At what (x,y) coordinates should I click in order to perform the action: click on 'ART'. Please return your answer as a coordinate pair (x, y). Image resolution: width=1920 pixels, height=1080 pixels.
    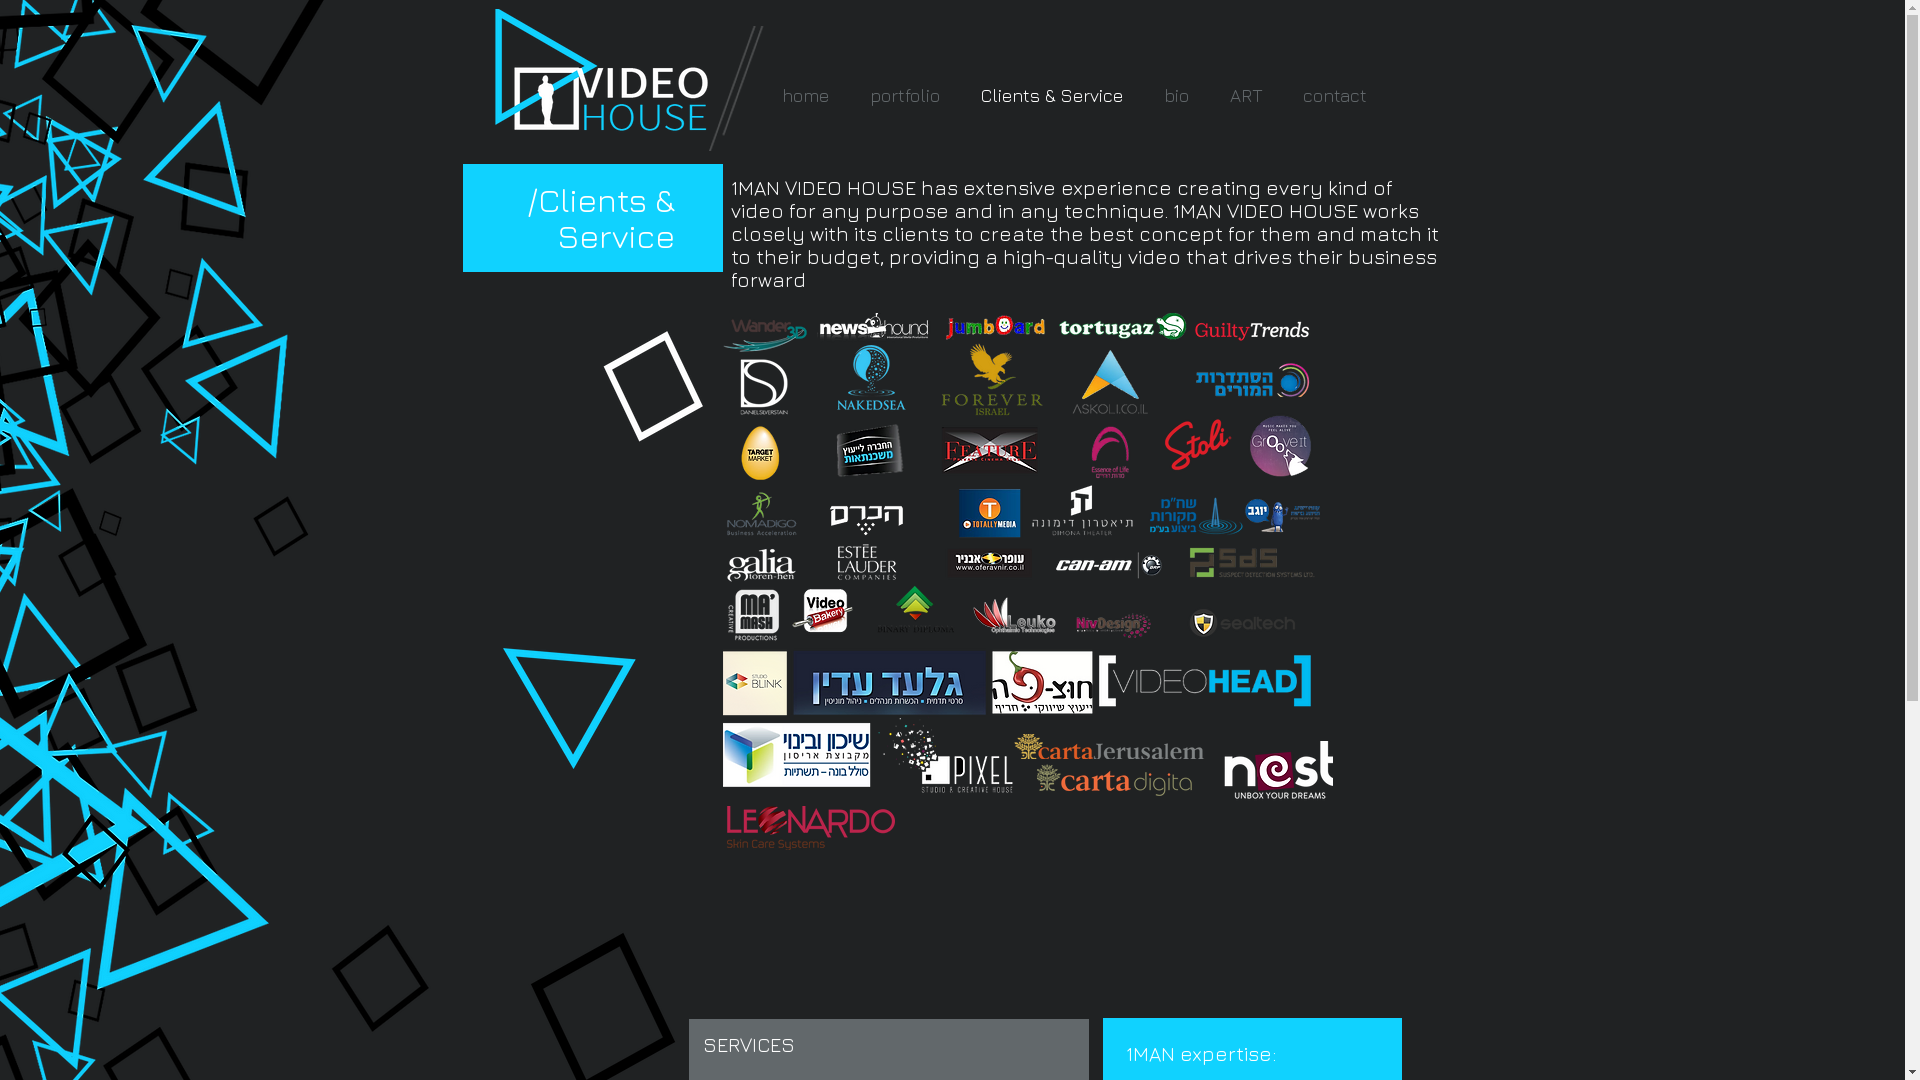
    Looking at the image, I should click on (1245, 95).